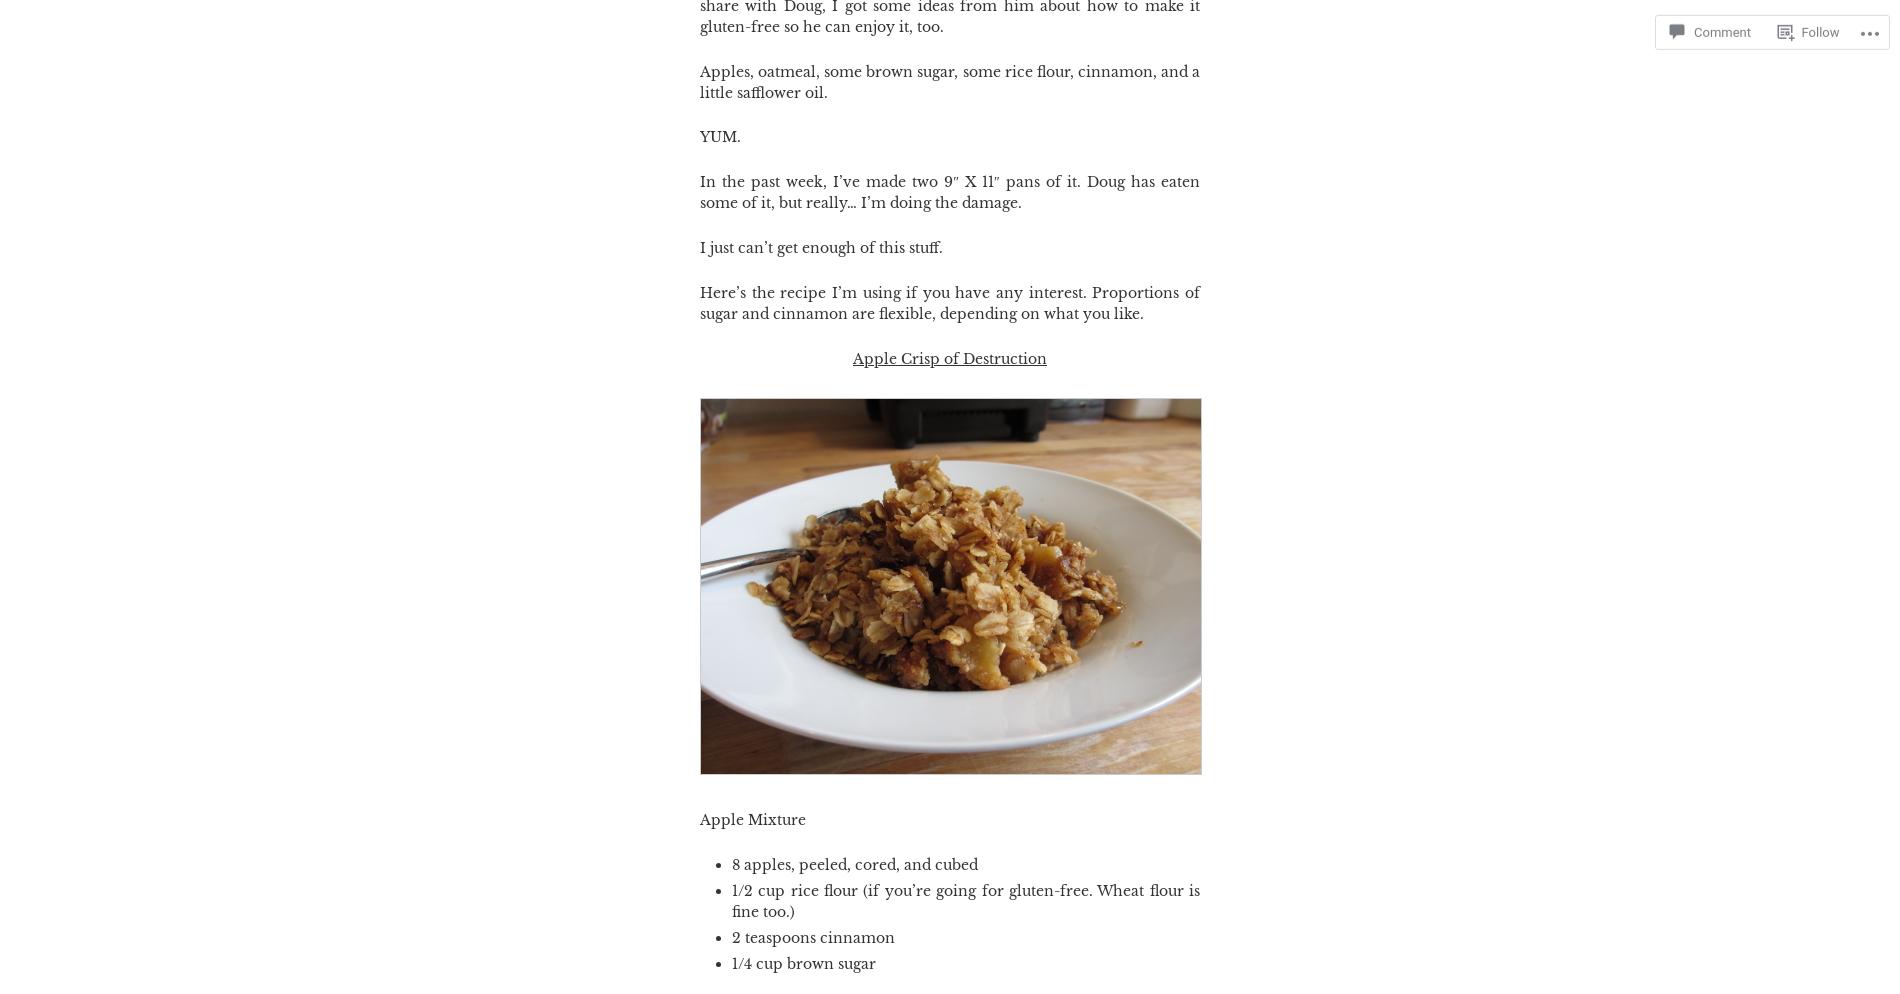 The image size is (1900, 994). What do you see at coordinates (820, 247) in the screenshot?
I see `'I just can’t get enough of this stuff.'` at bounding box center [820, 247].